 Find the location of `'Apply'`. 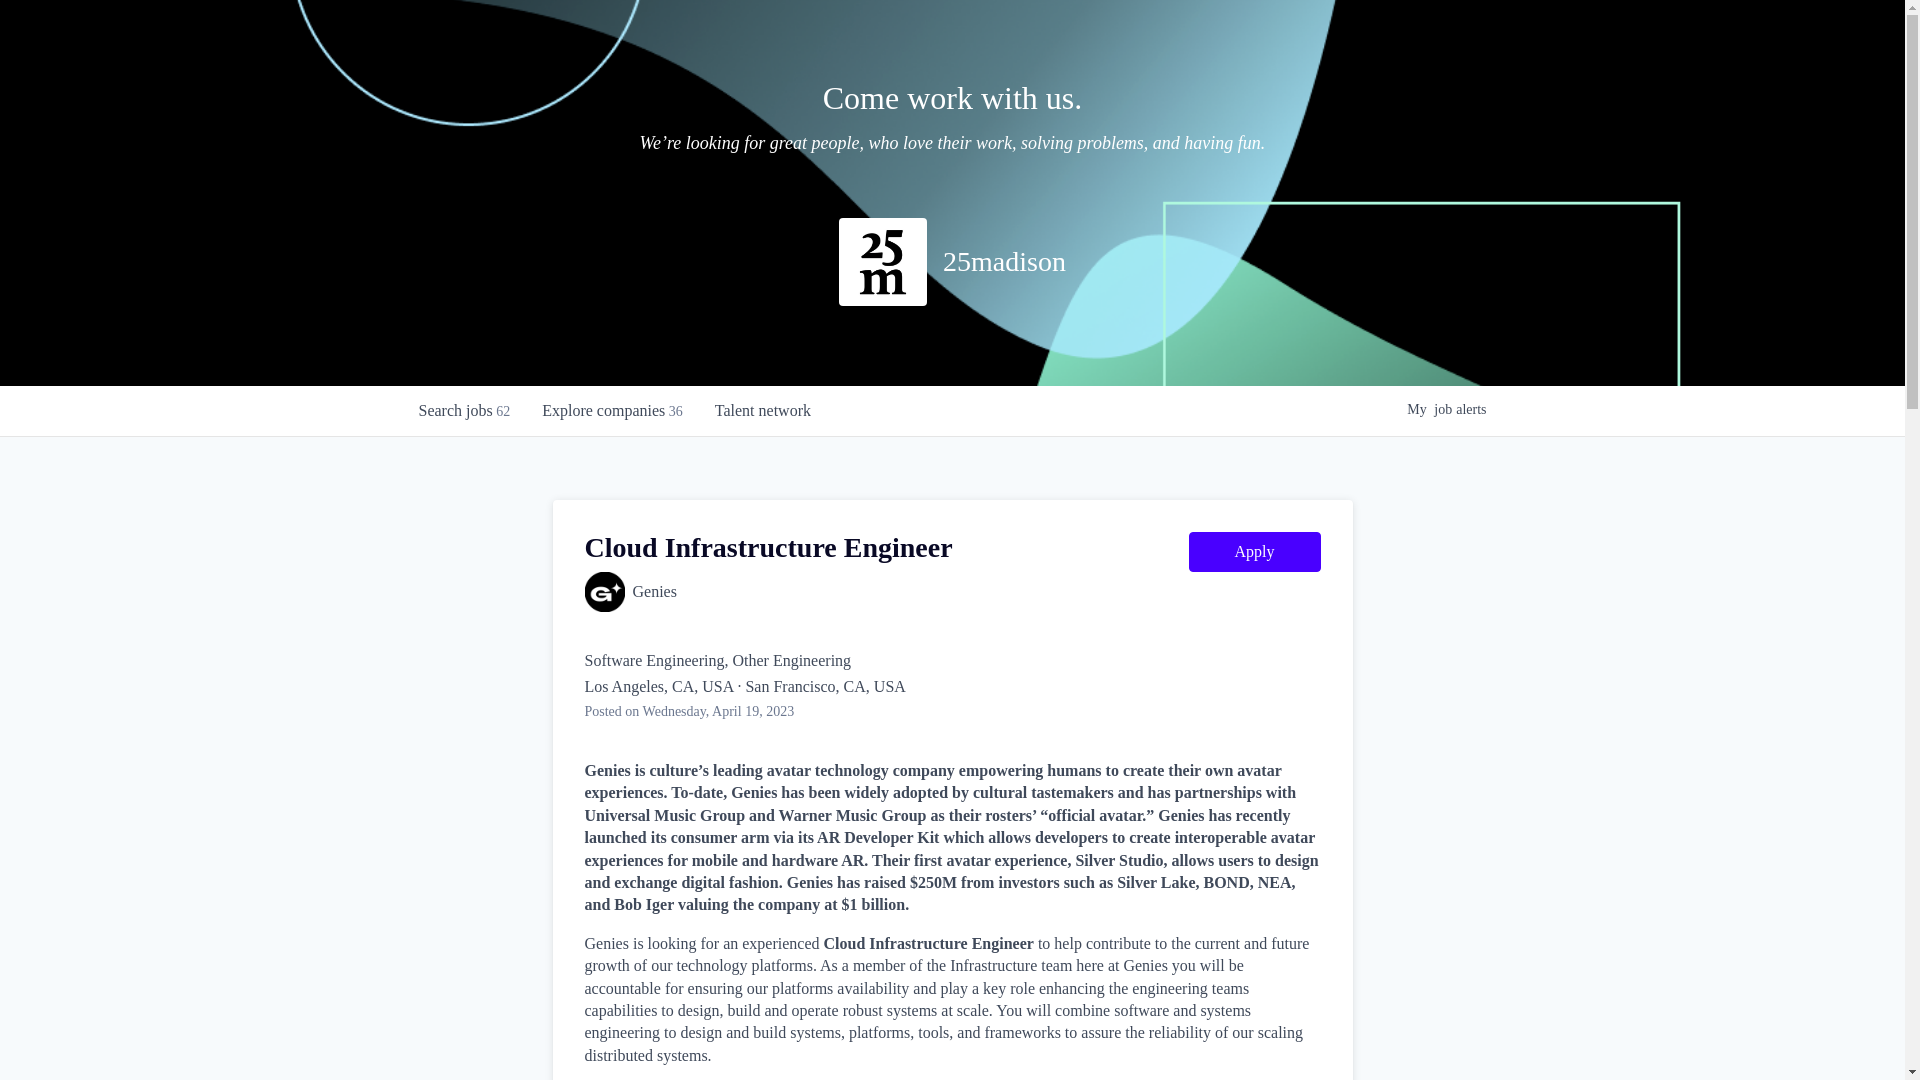

'Apply' is located at coordinates (1252, 551).